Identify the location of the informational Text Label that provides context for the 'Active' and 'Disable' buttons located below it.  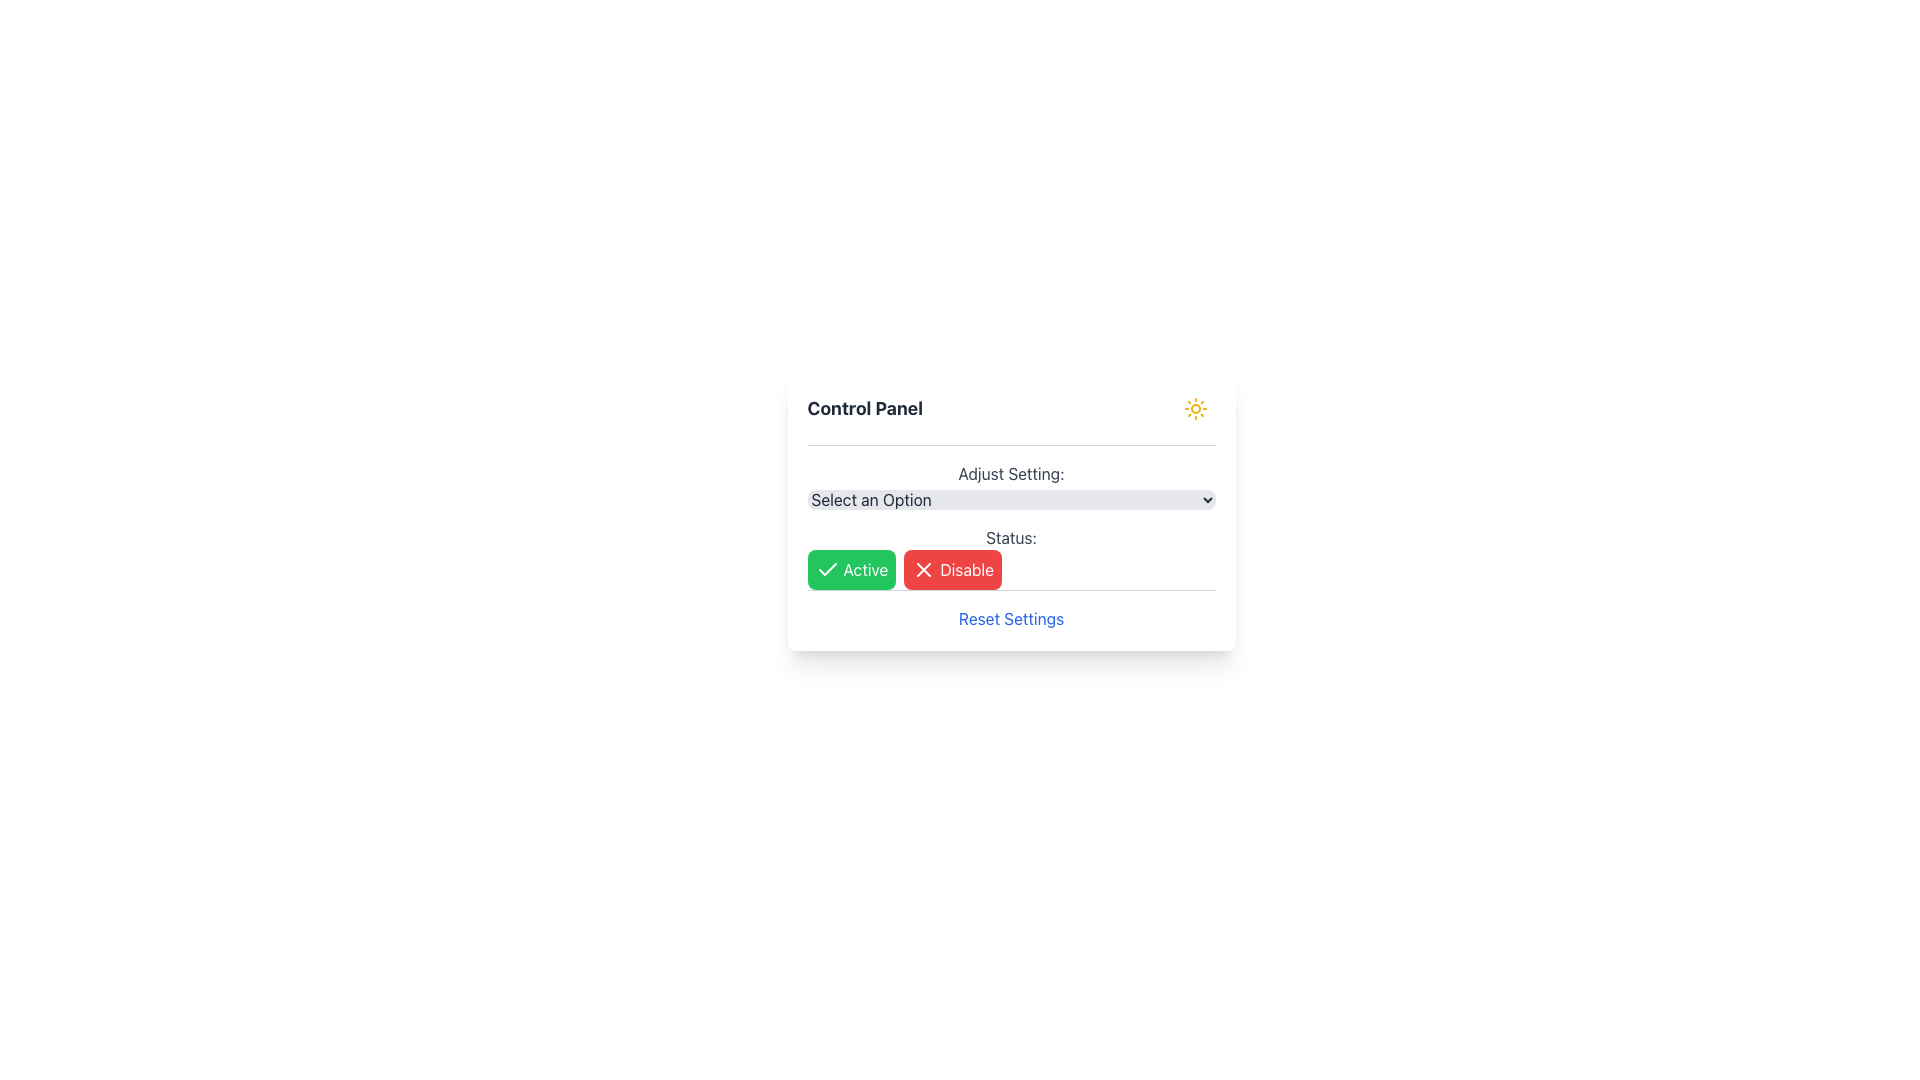
(1011, 536).